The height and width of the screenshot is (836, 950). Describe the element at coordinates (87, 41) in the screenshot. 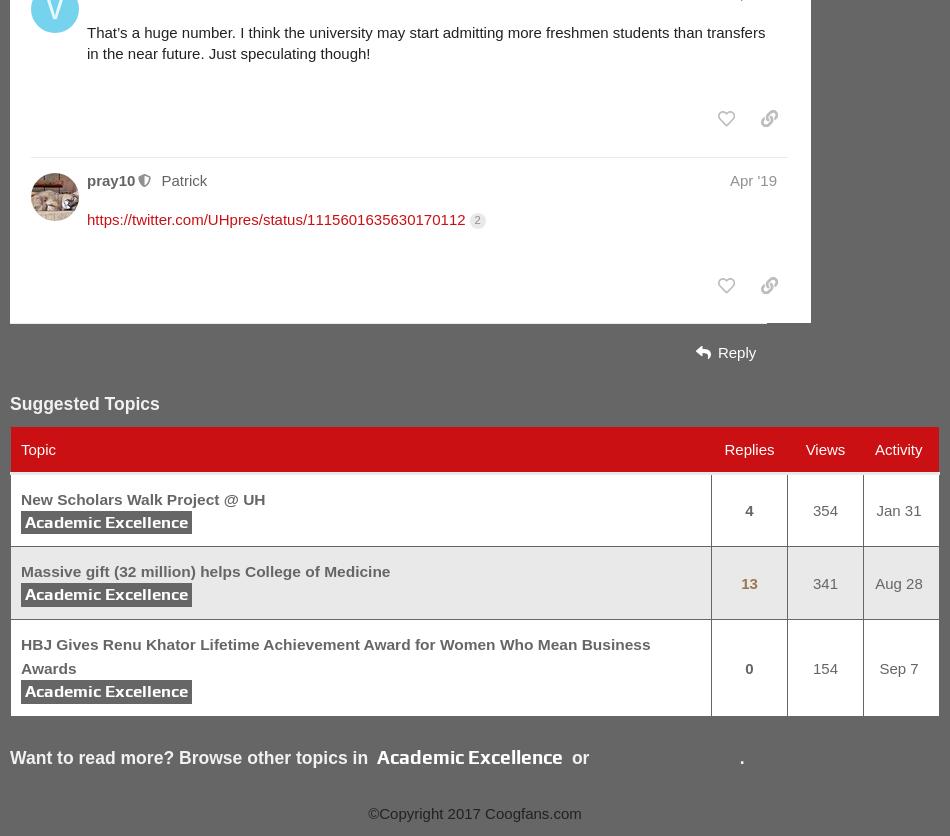

I see `'That’s a huge number. I think the university may start admitting more freshmen students than transfers in the near future. Just speculating though!'` at that location.